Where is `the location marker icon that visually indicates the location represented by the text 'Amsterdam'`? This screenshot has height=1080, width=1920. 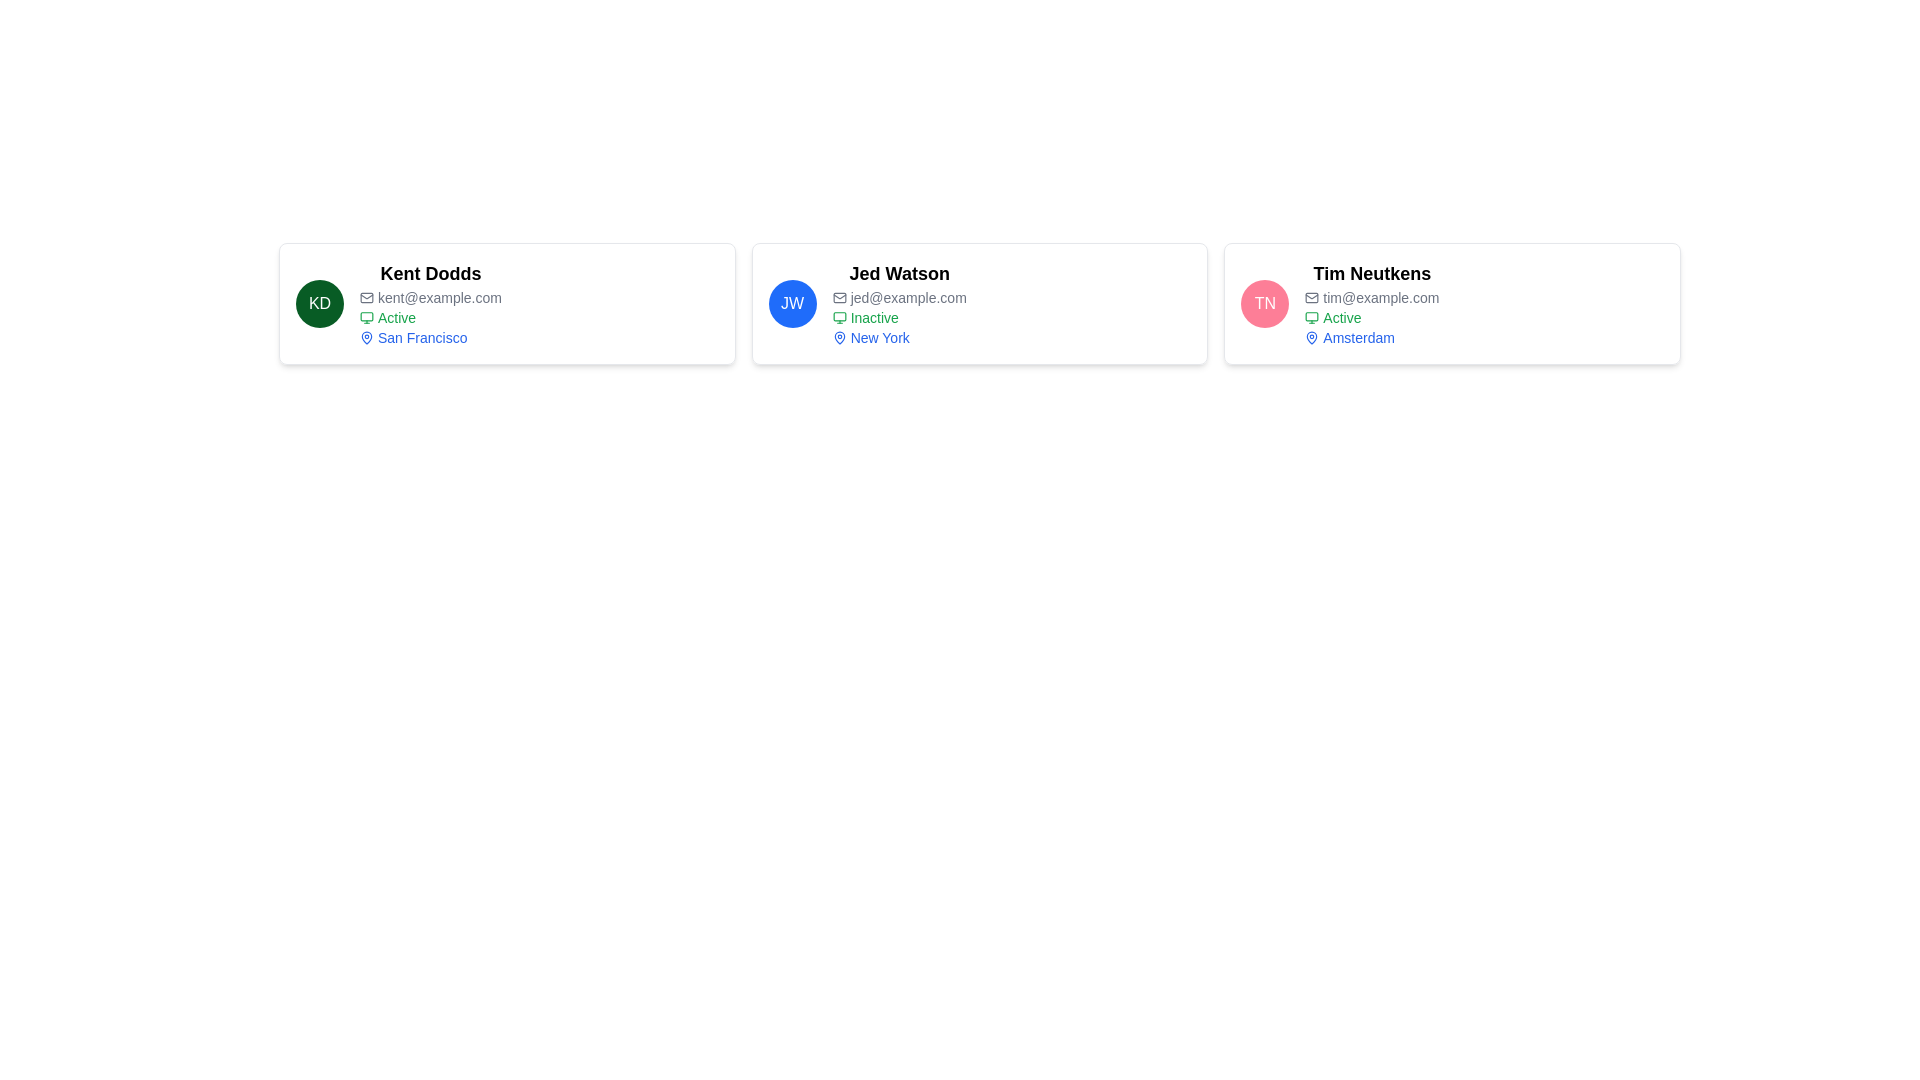 the location marker icon that visually indicates the location represented by the text 'Amsterdam' is located at coordinates (1312, 337).